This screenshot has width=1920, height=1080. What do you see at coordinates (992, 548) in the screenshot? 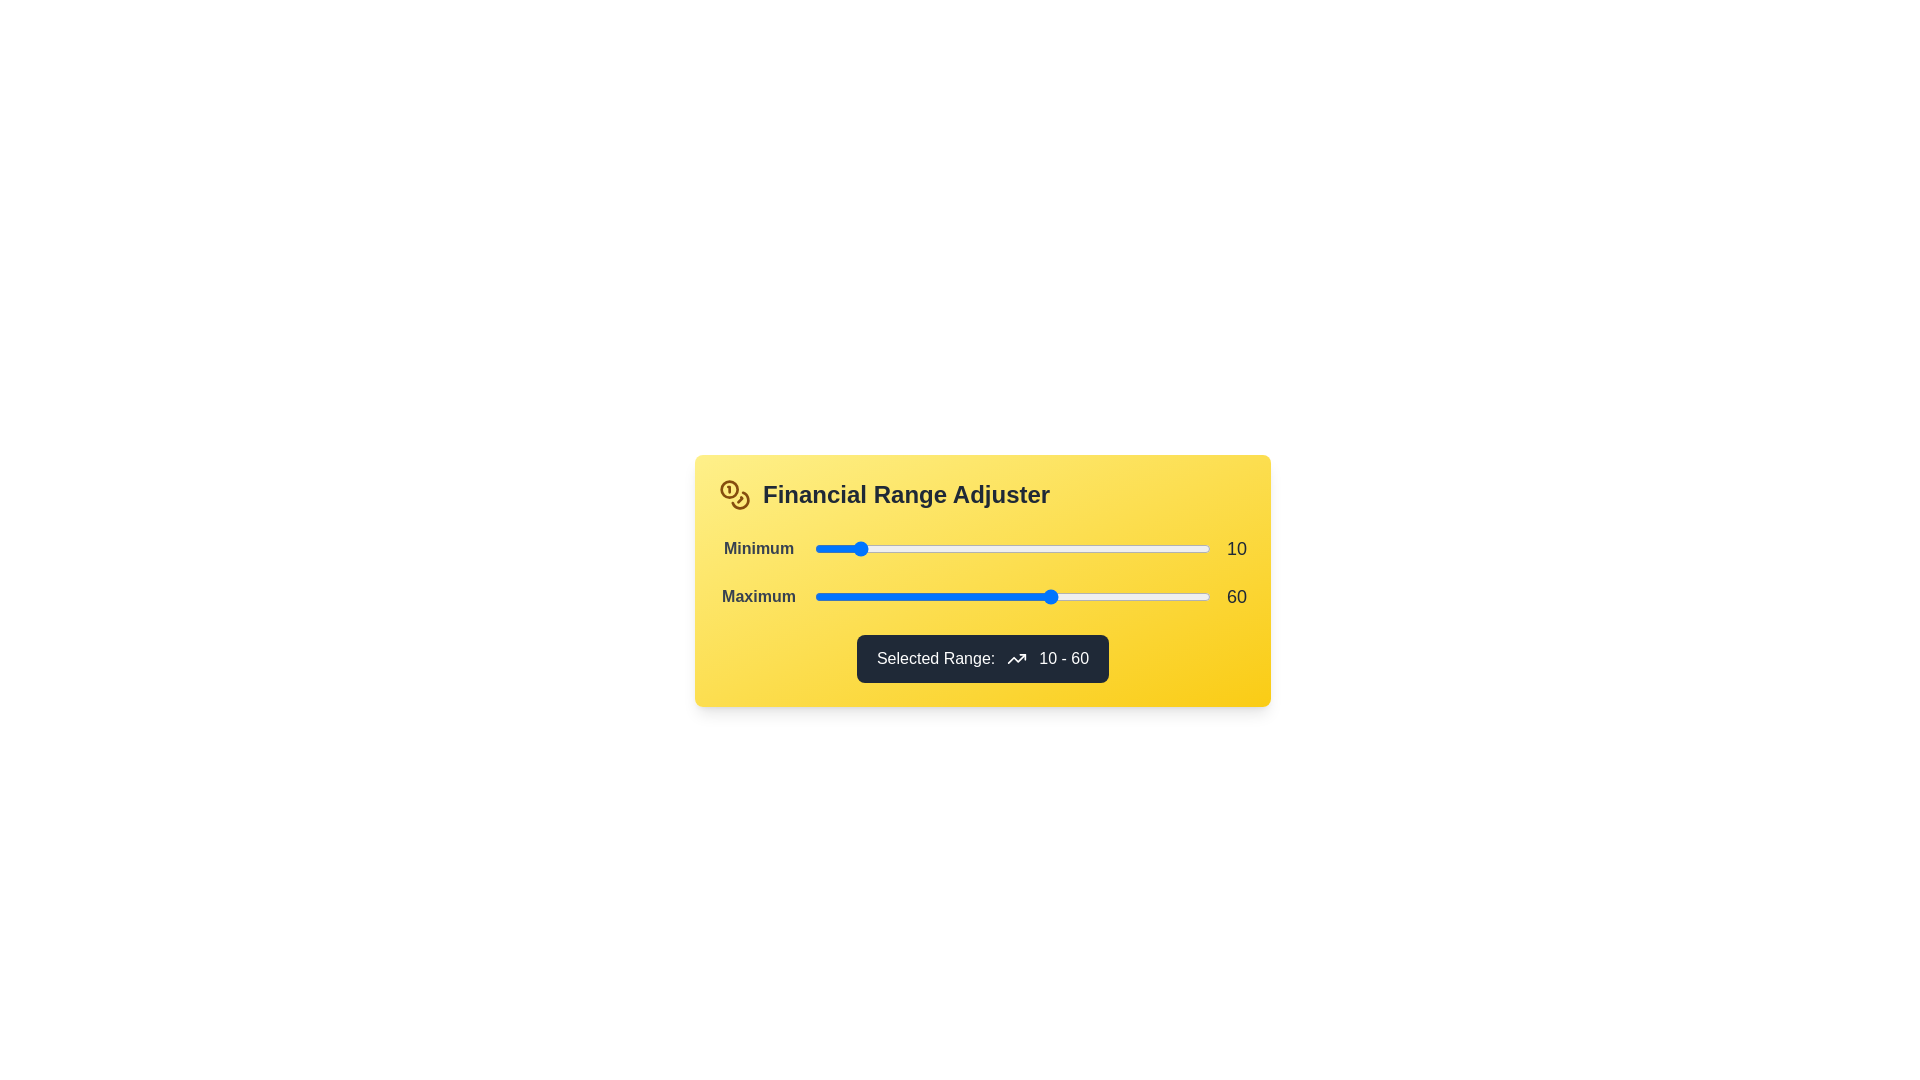
I see `the 'Minimum' slider to 45 within its range` at bounding box center [992, 548].